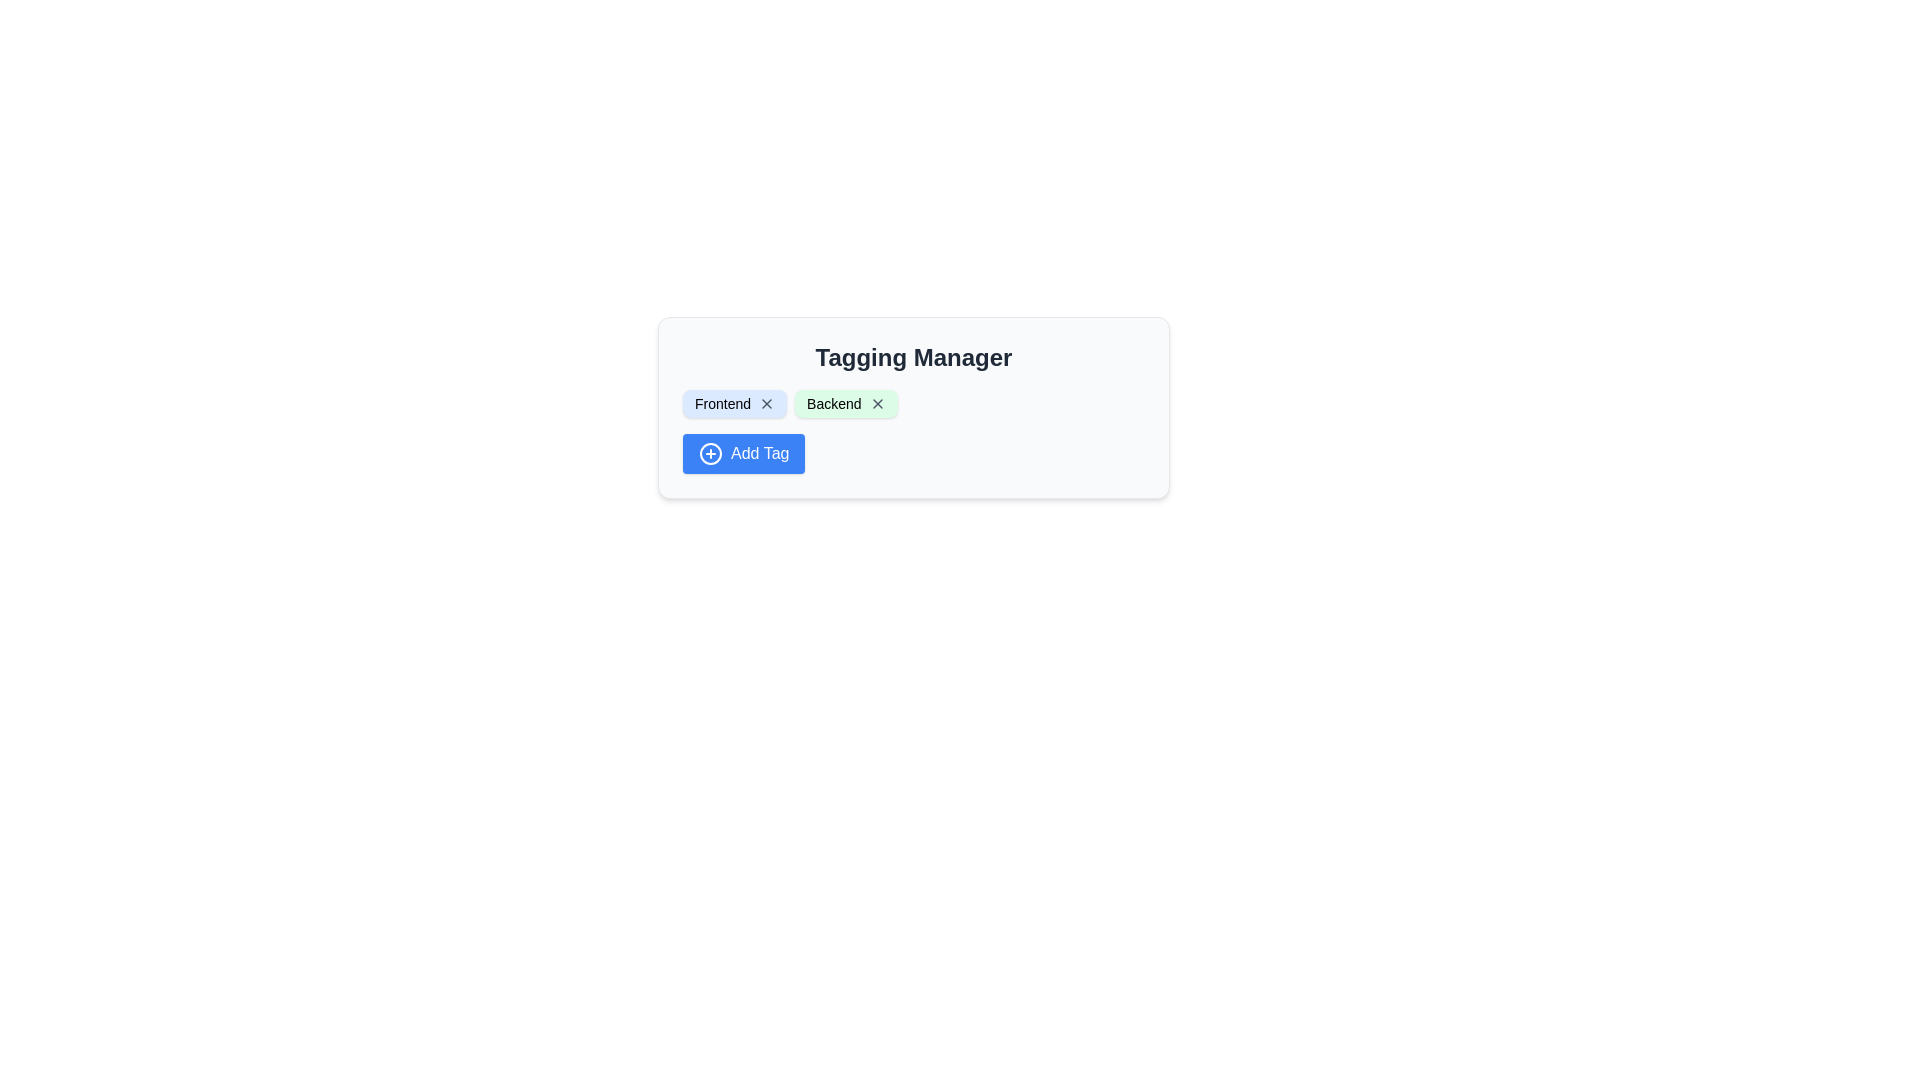 This screenshot has height=1080, width=1920. What do you see at coordinates (766, 404) in the screenshot?
I see `the close button located at the rightmost side of the 'Frontend' button` at bounding box center [766, 404].